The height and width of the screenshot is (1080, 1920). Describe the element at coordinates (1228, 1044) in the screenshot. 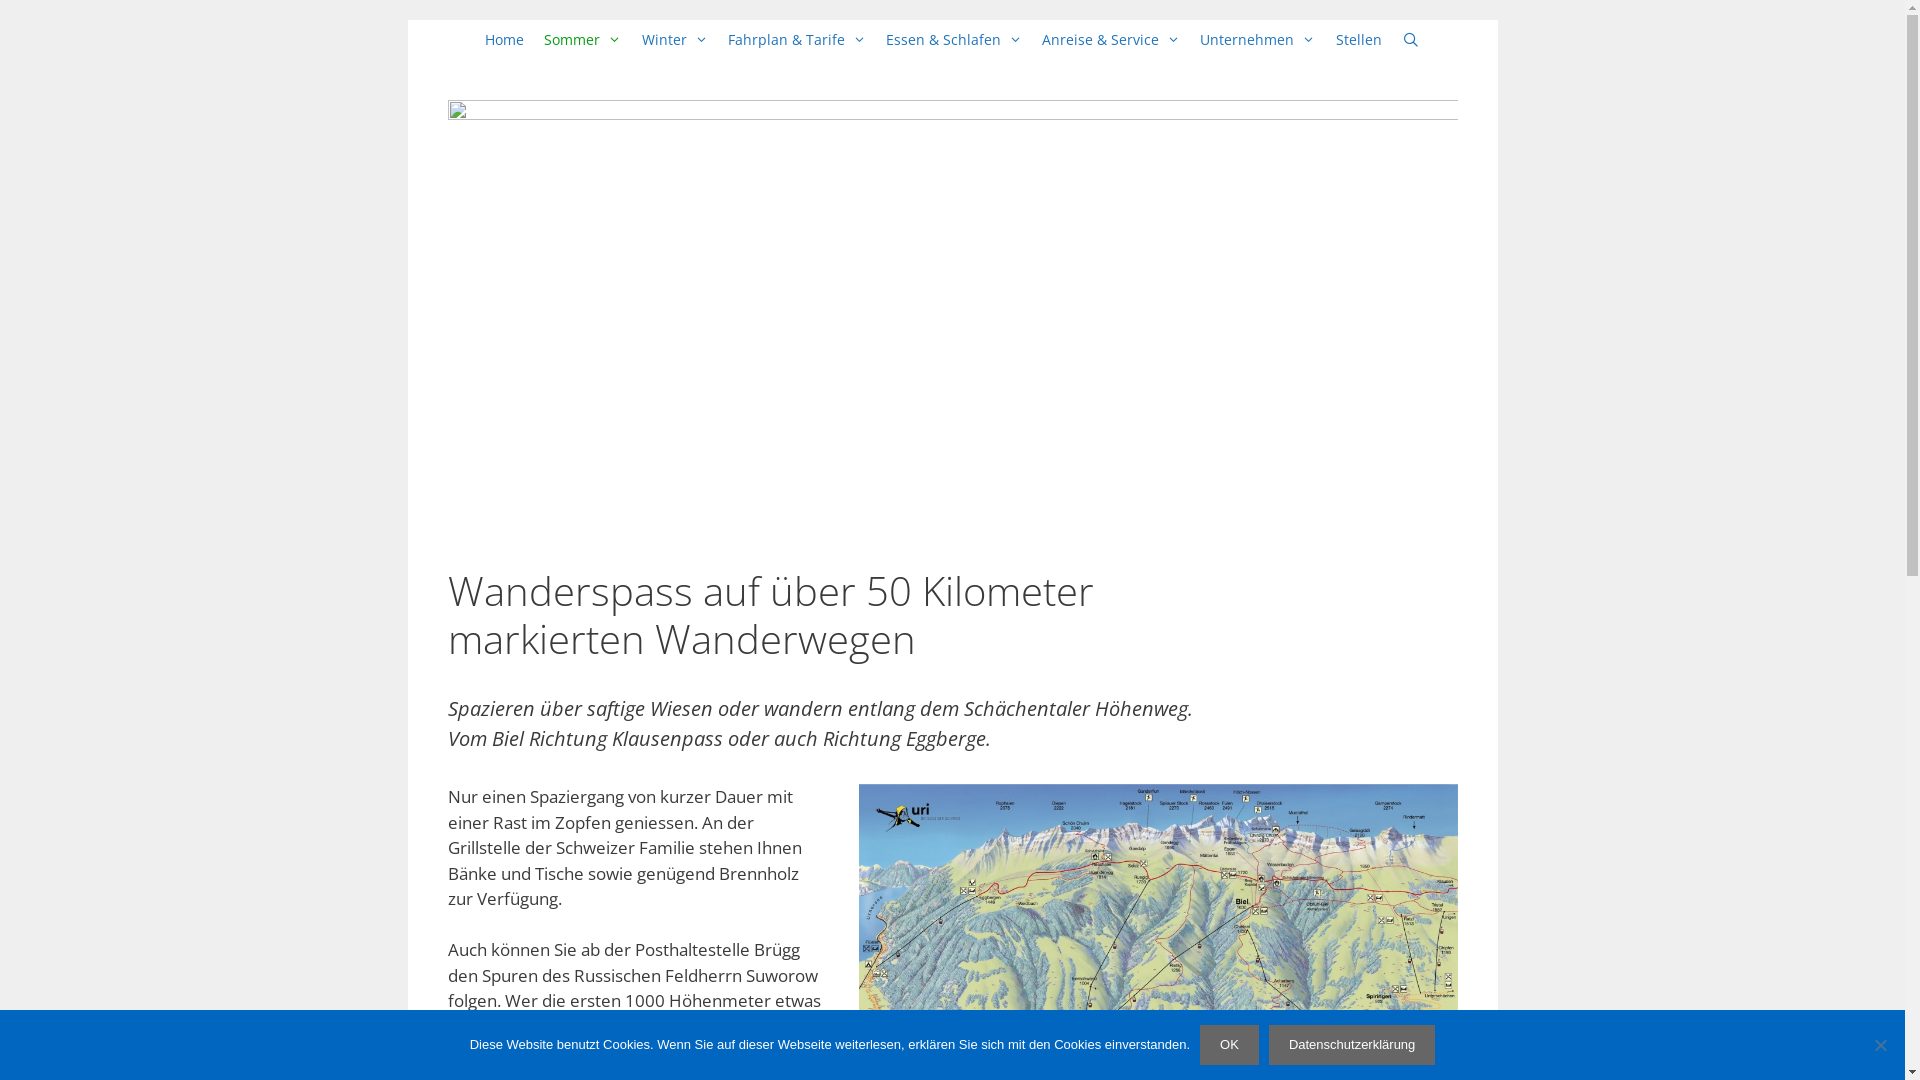

I see `'OK'` at that location.